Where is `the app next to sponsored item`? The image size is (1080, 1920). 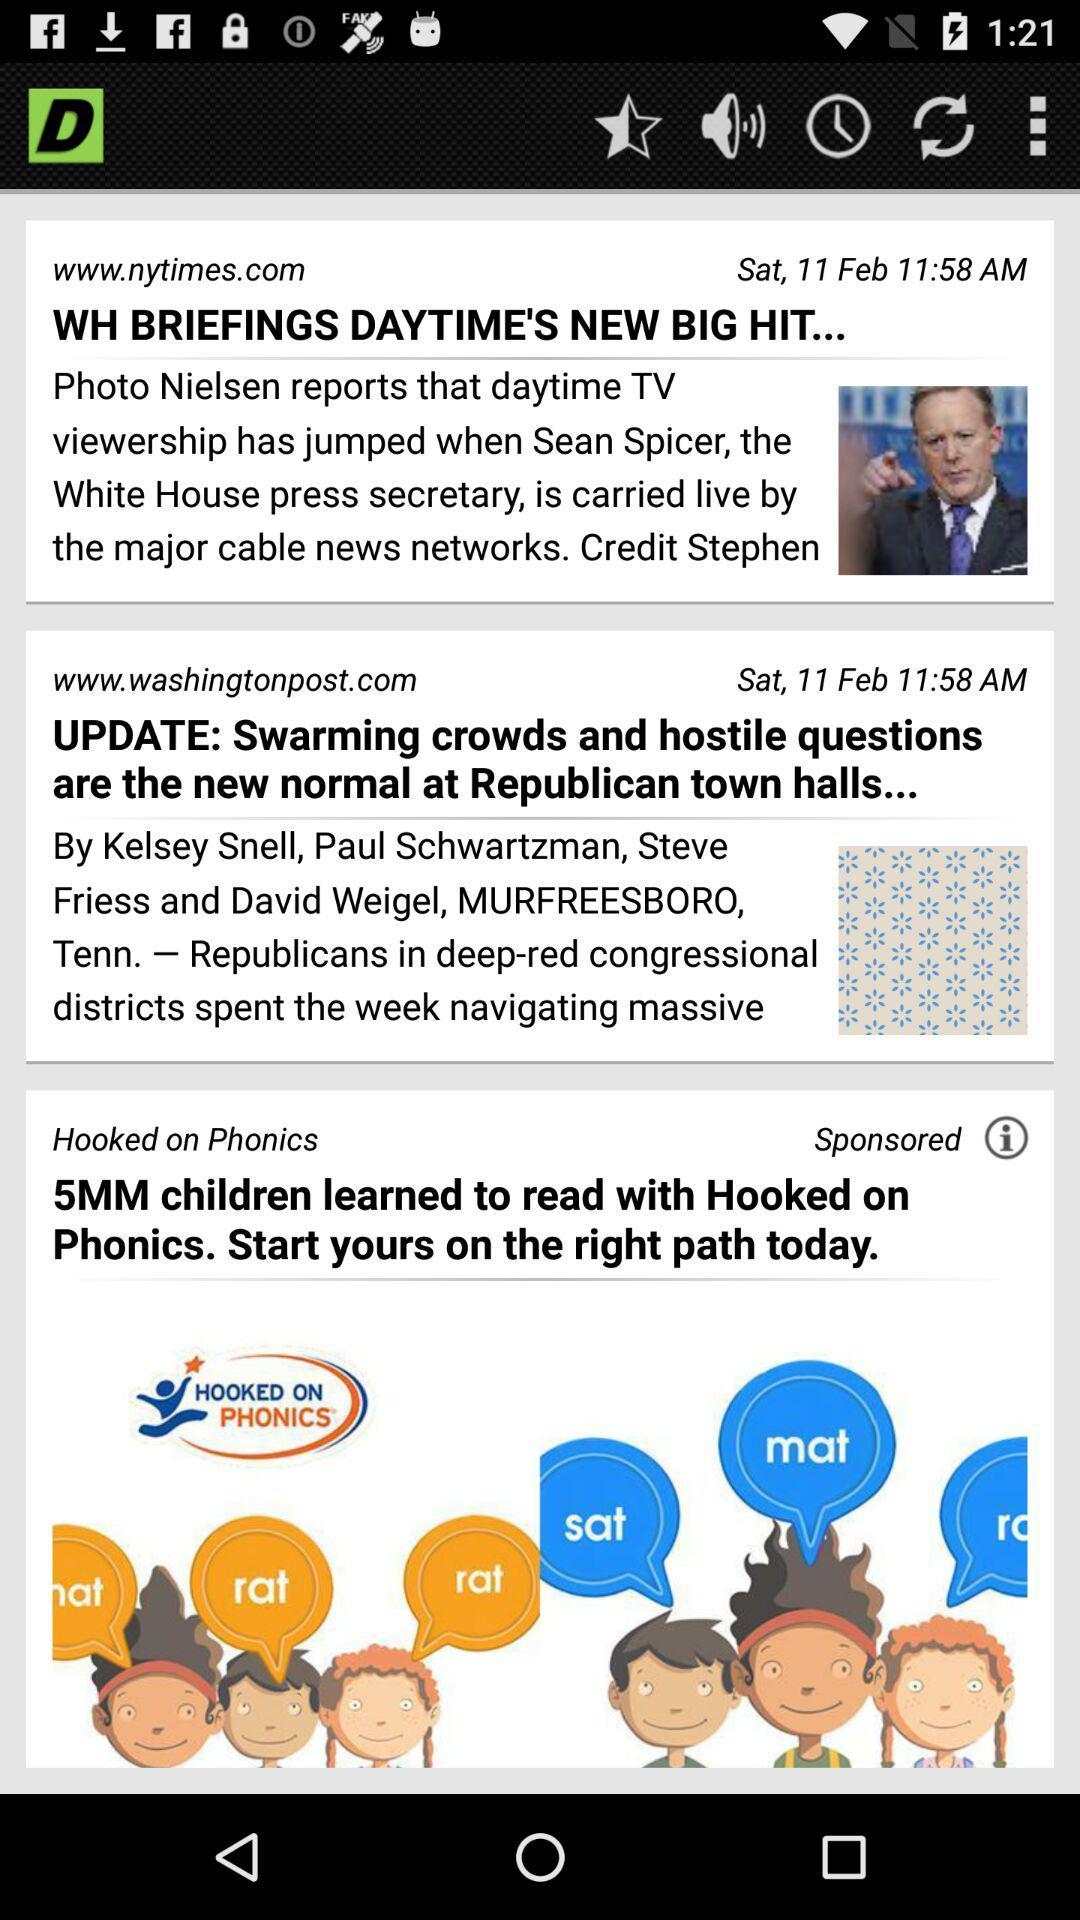 the app next to sponsored item is located at coordinates (1006, 1137).